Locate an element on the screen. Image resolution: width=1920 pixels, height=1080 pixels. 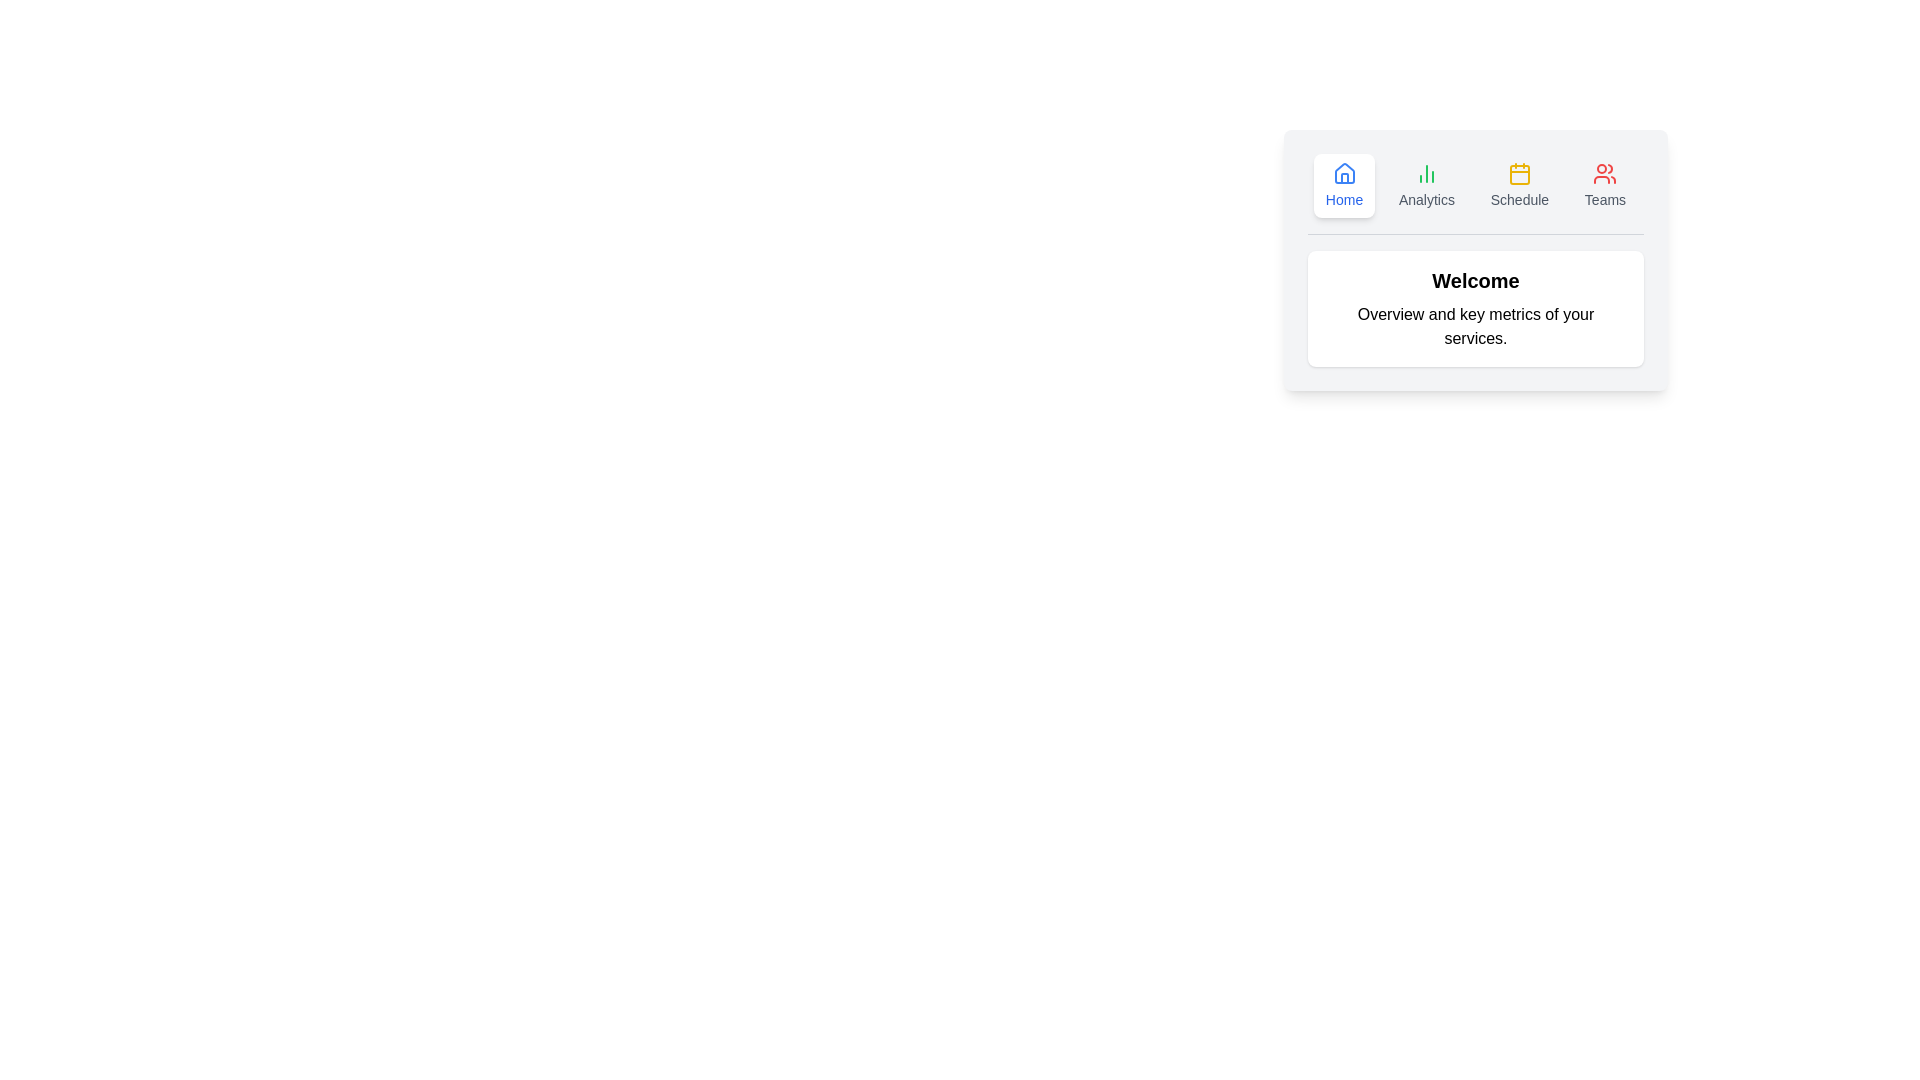
text label that indicates a button for navigating to the 'Teams' page, located in the top-right corner of a panel below a user groups icon is located at coordinates (1605, 200).